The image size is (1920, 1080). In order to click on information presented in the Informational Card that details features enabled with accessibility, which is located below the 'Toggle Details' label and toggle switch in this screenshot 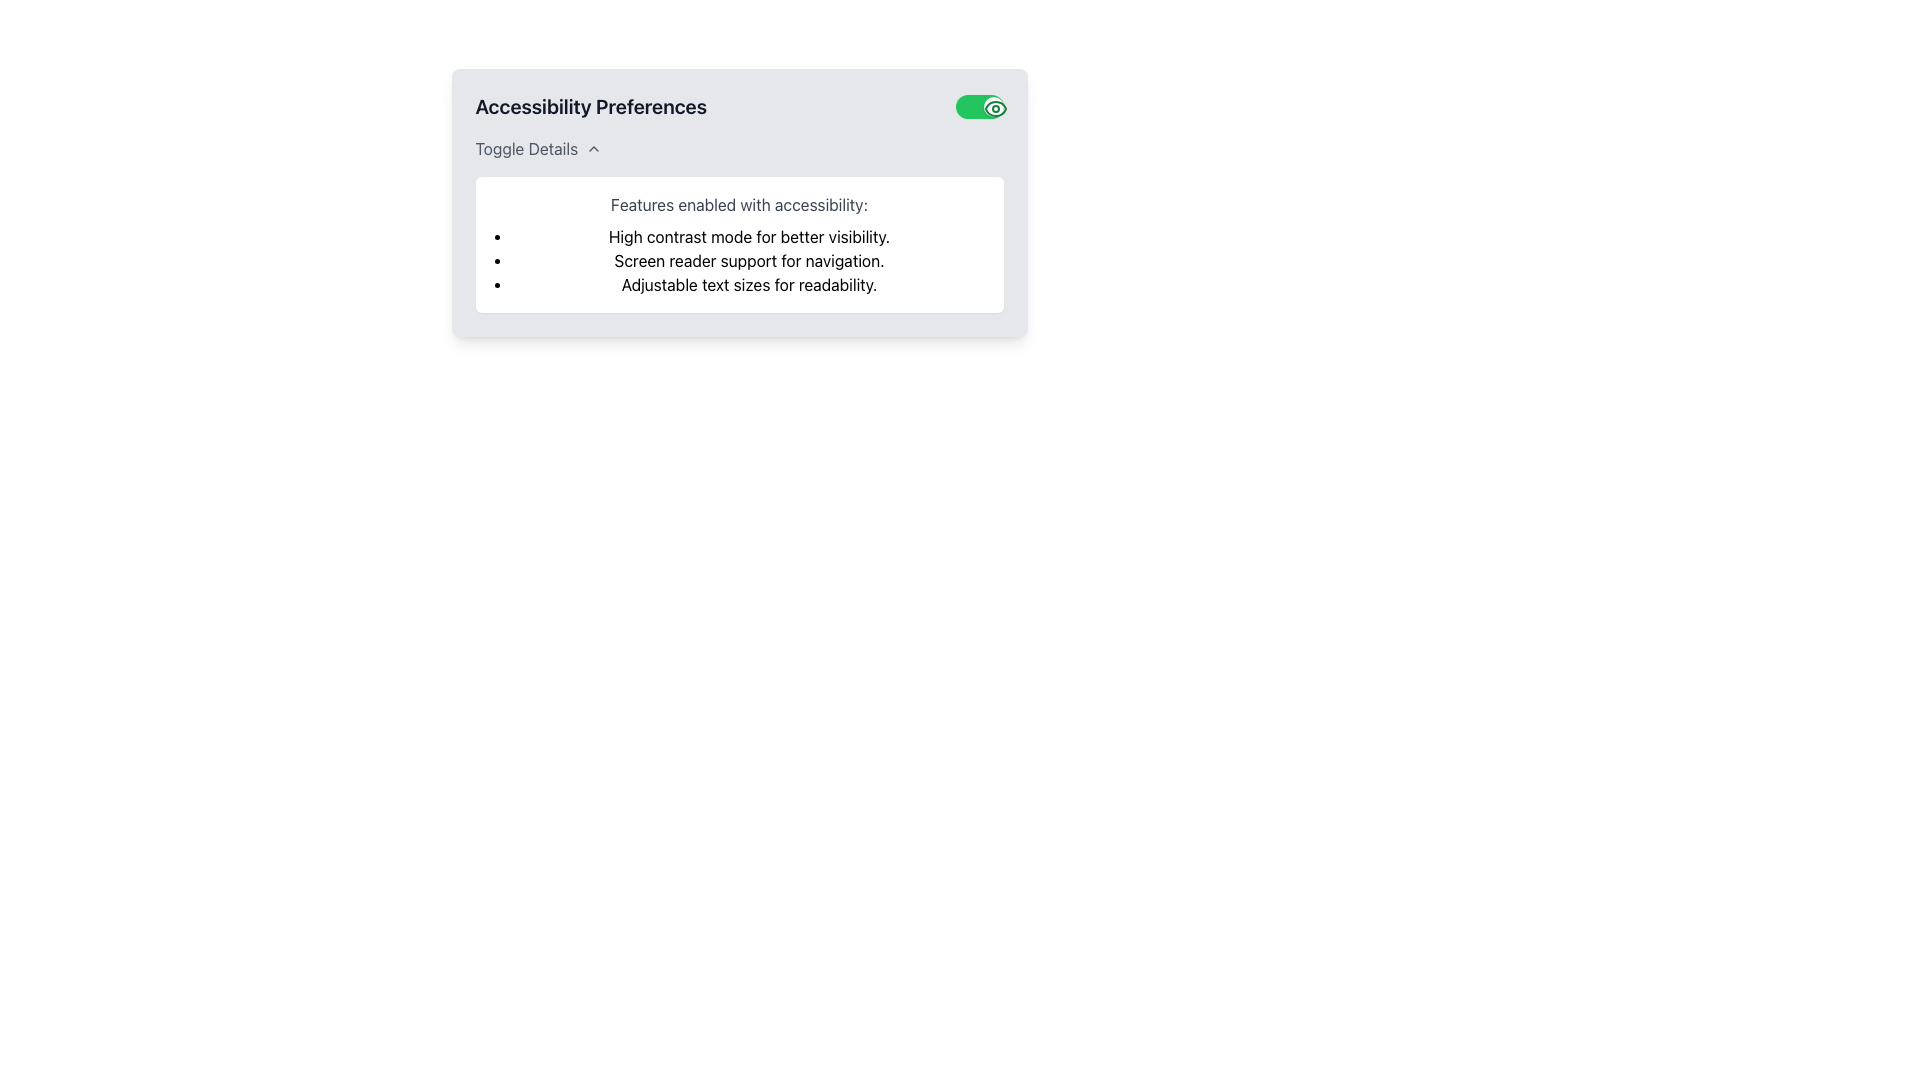, I will do `click(738, 244)`.